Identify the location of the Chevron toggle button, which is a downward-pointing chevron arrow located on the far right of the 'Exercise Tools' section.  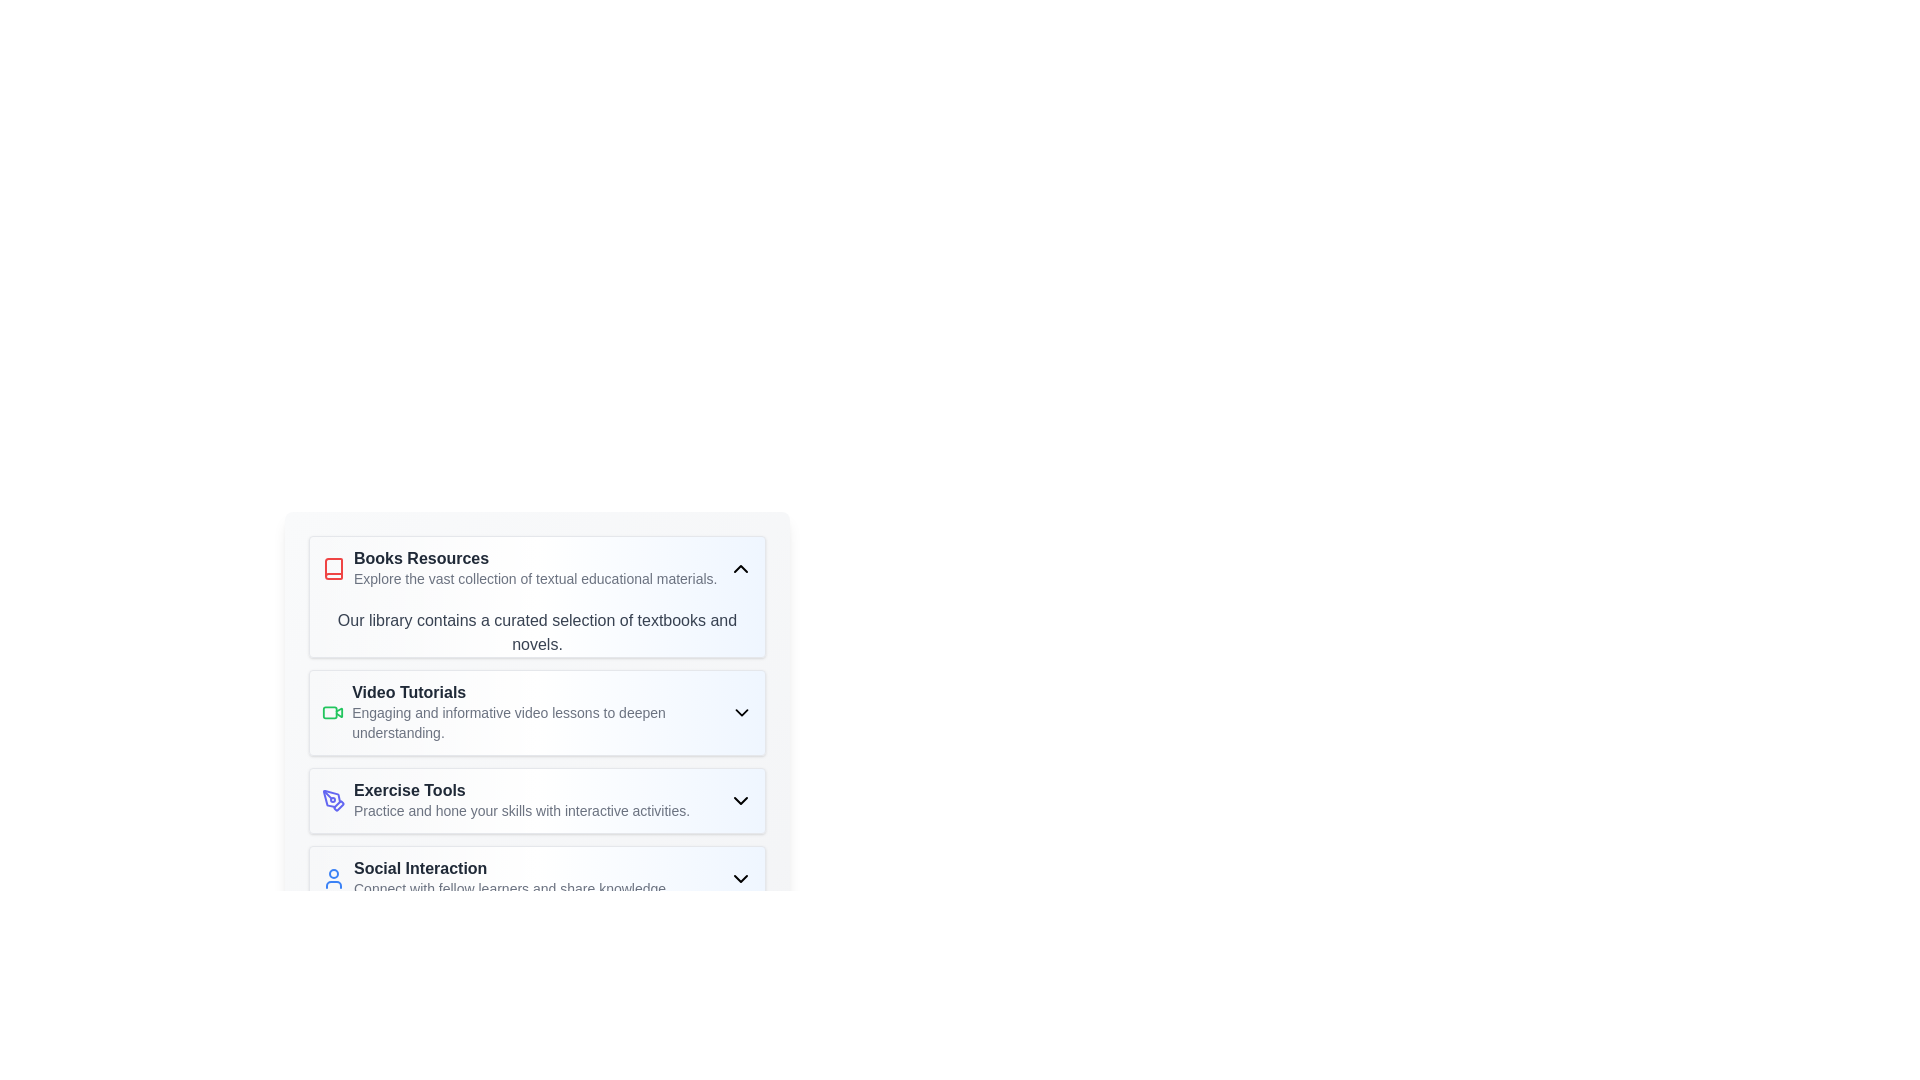
(739, 800).